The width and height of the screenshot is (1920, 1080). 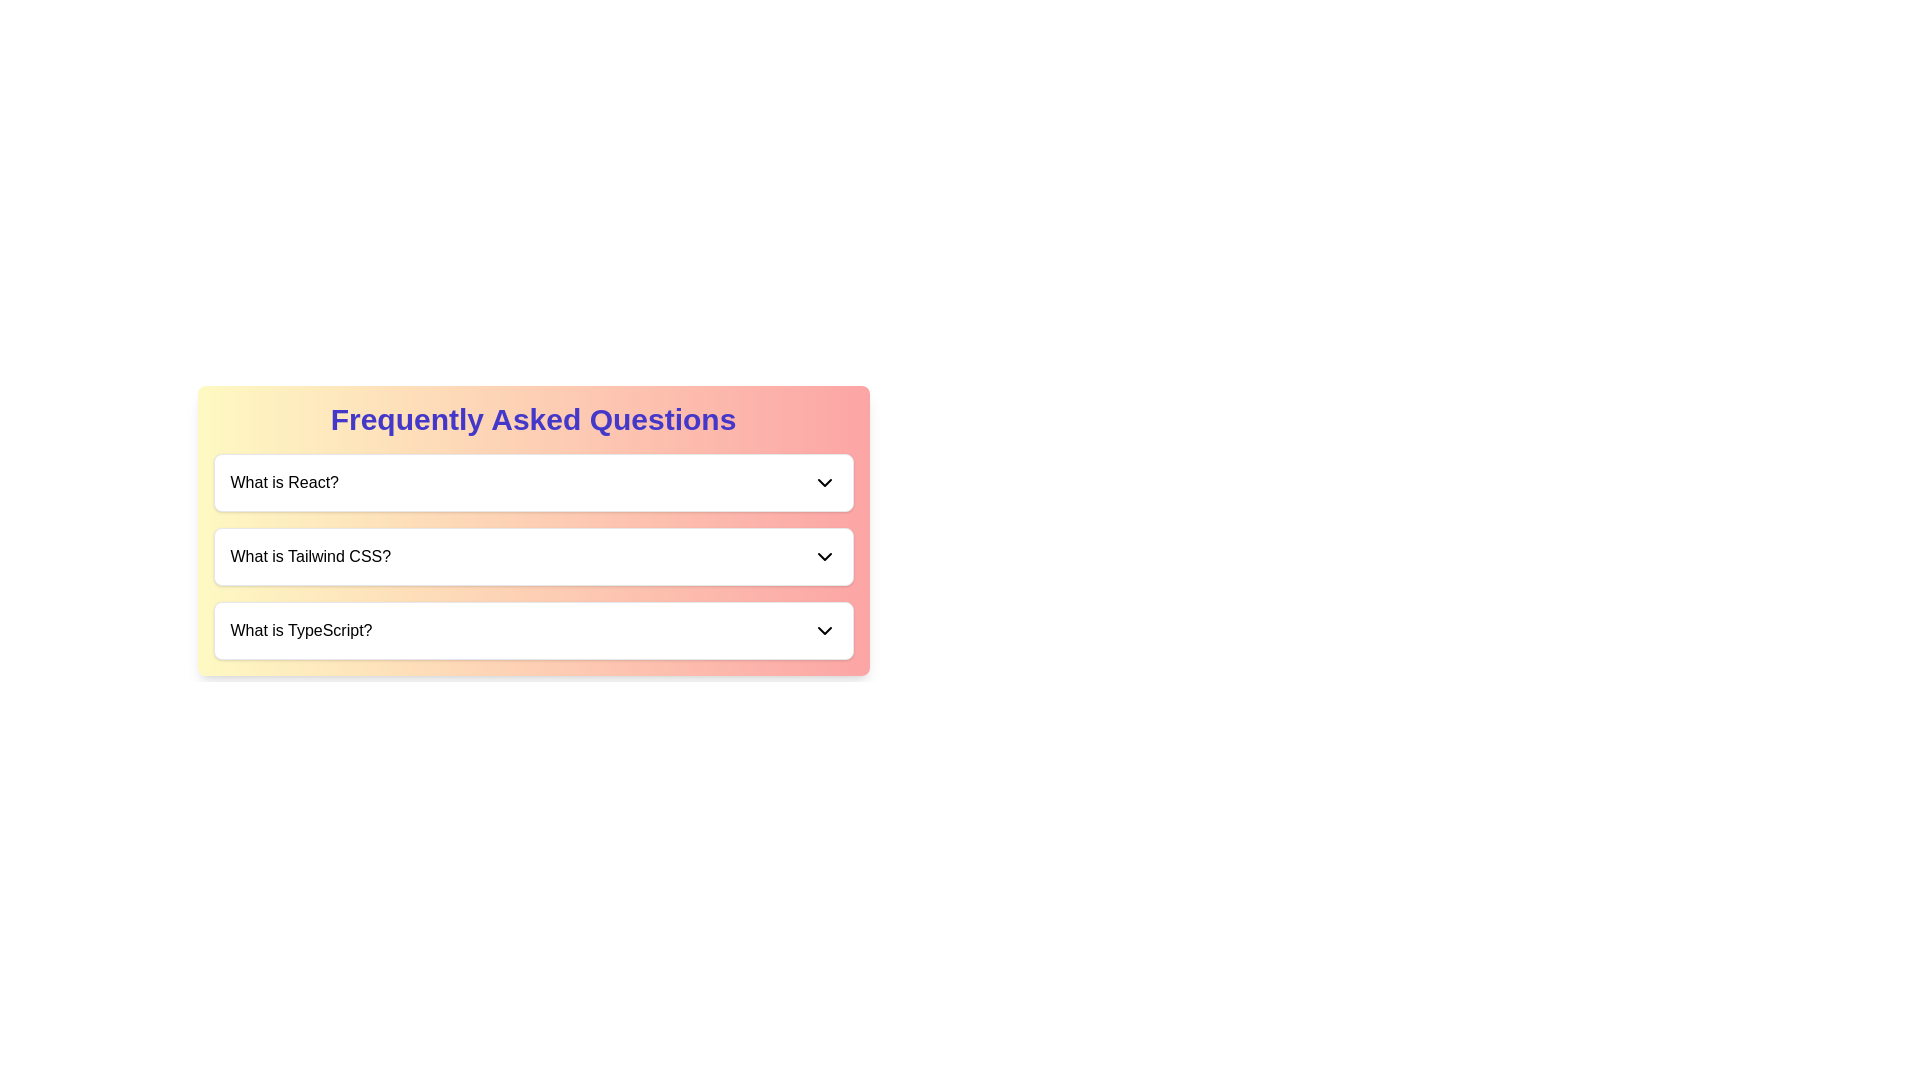 What do you see at coordinates (824, 631) in the screenshot?
I see `the chevron icon at the far-right end of the 'What is TypeScript?' section in the FAQ` at bounding box center [824, 631].